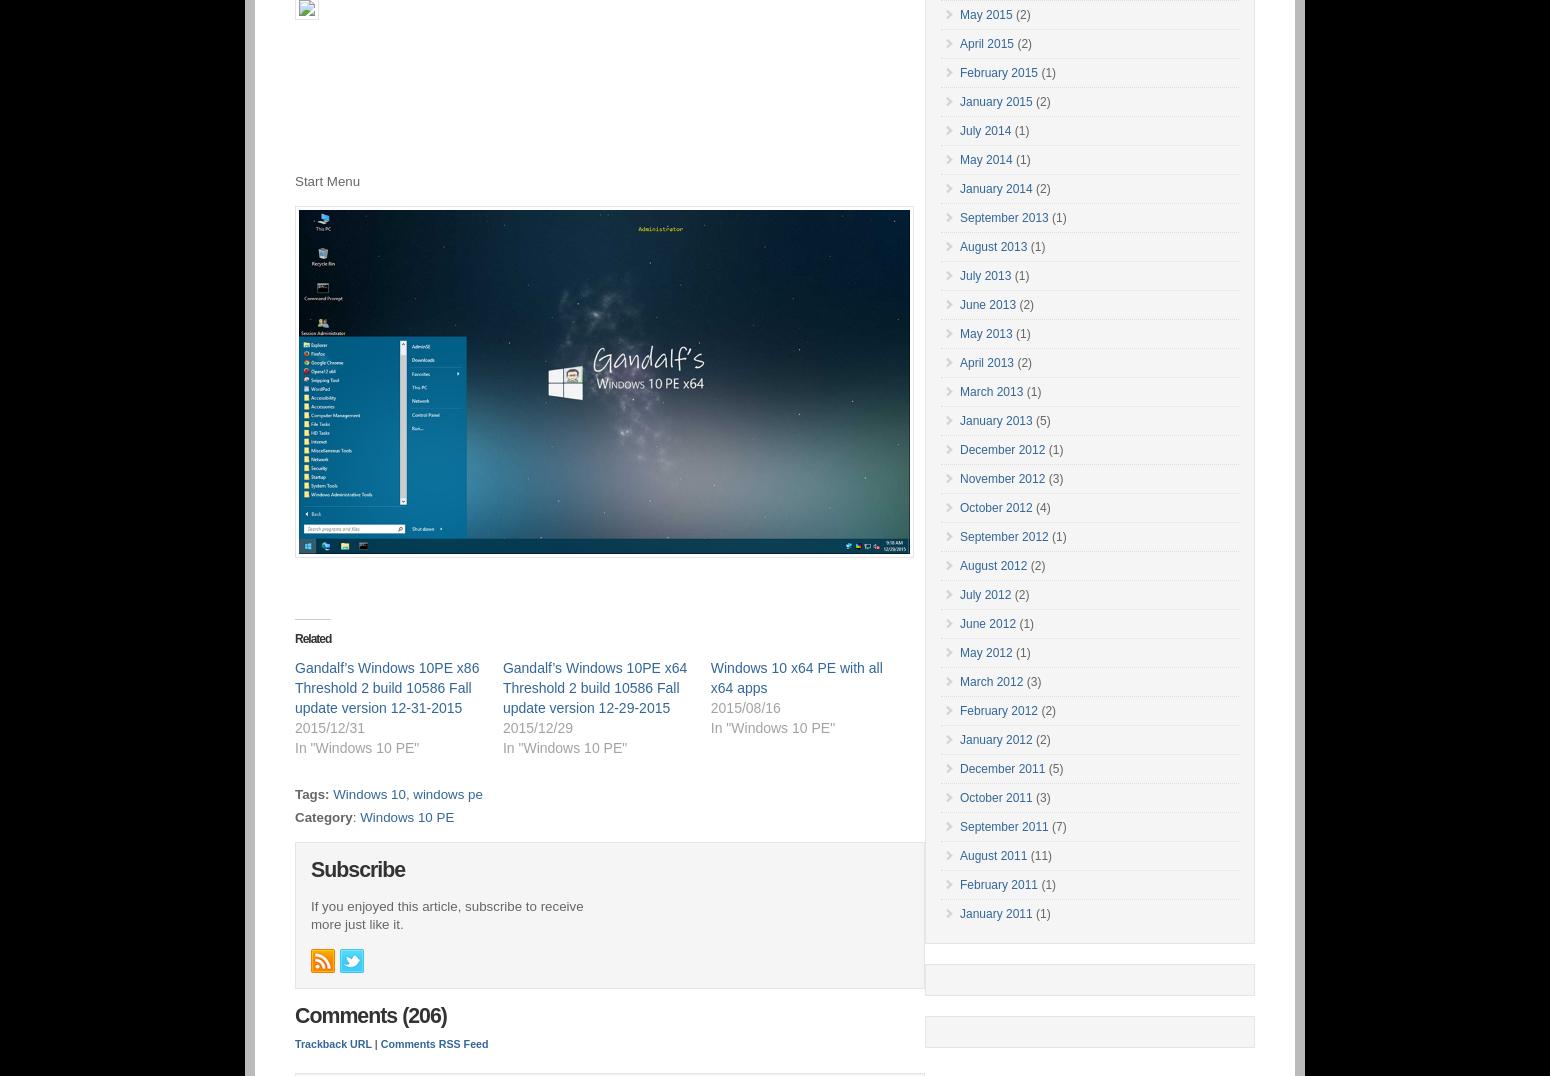  What do you see at coordinates (990, 390) in the screenshot?
I see `'March 2013'` at bounding box center [990, 390].